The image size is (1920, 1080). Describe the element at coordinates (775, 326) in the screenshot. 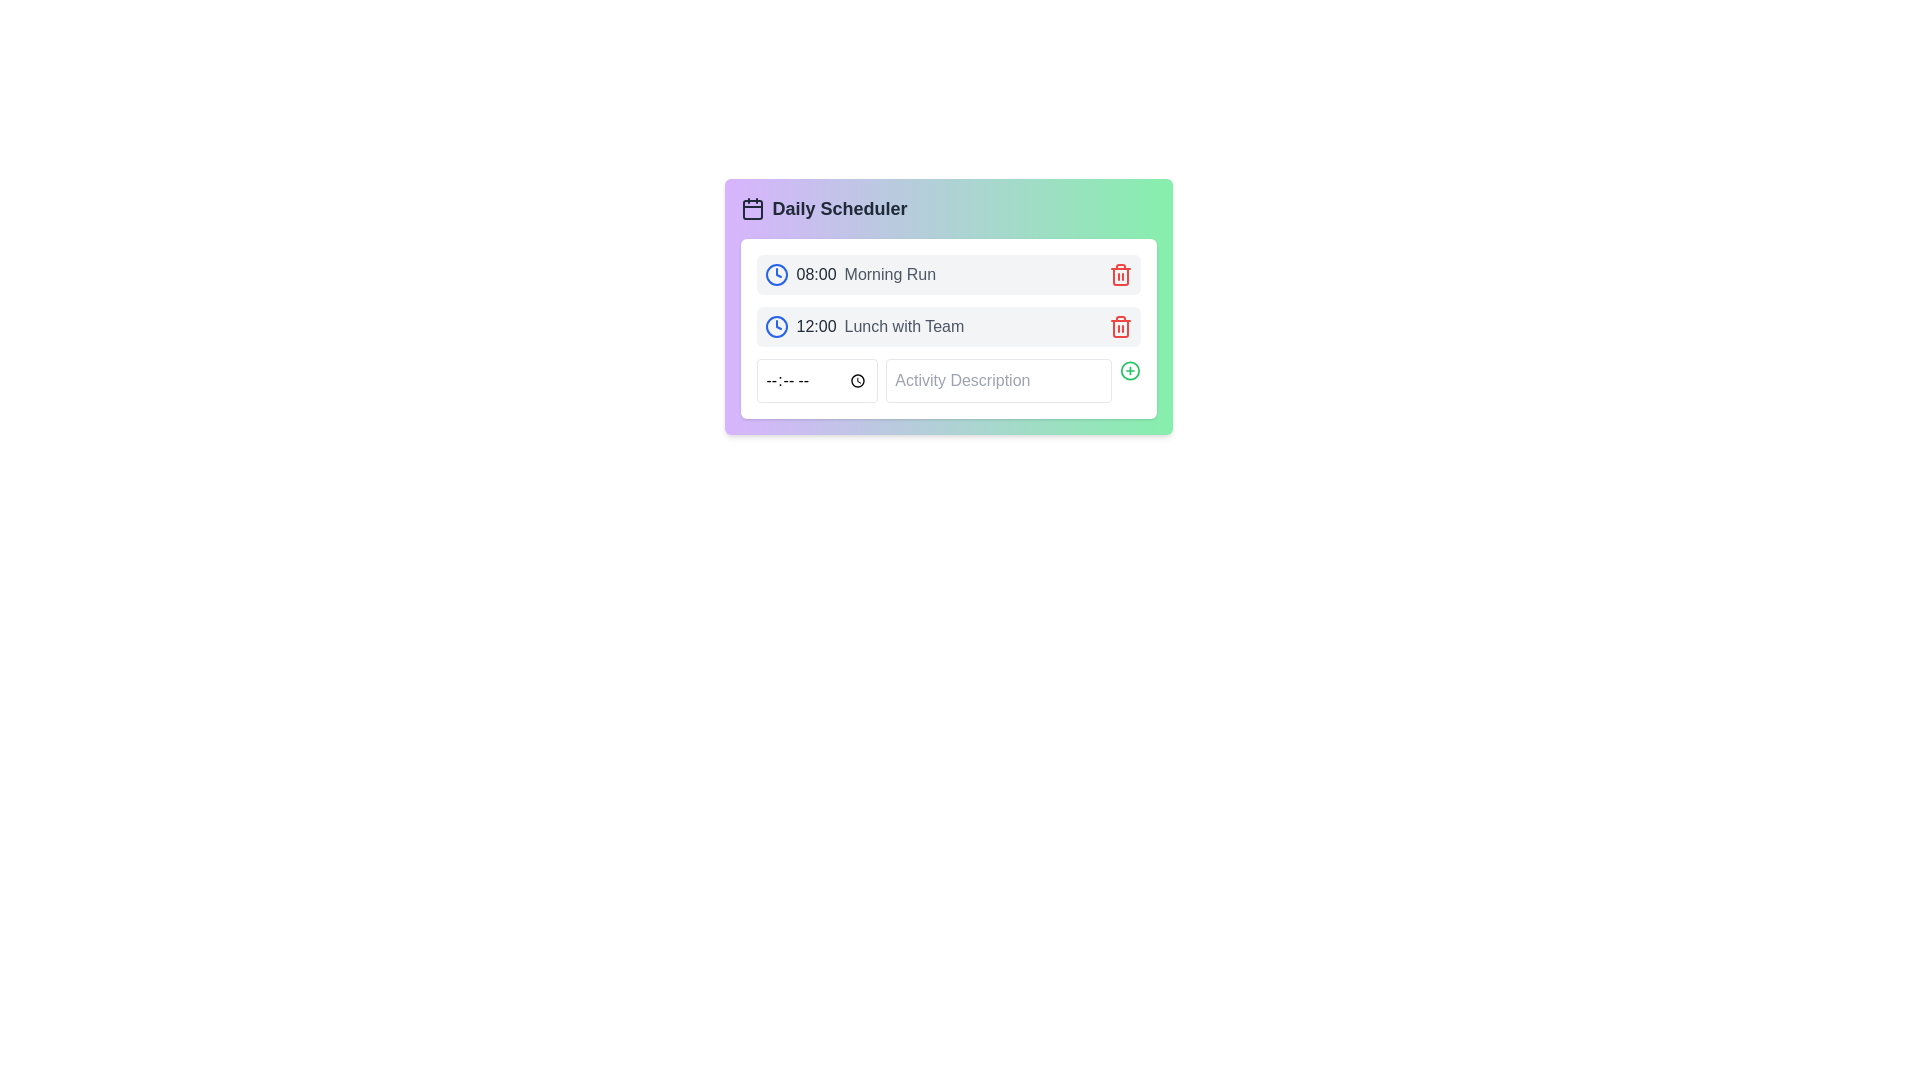

I see `the SVG Circle that is centrally positioned within the clock-shaped icon, located to the left of the '08:00 Morning Run' and '12:00 Lunch with Team' labels` at that location.